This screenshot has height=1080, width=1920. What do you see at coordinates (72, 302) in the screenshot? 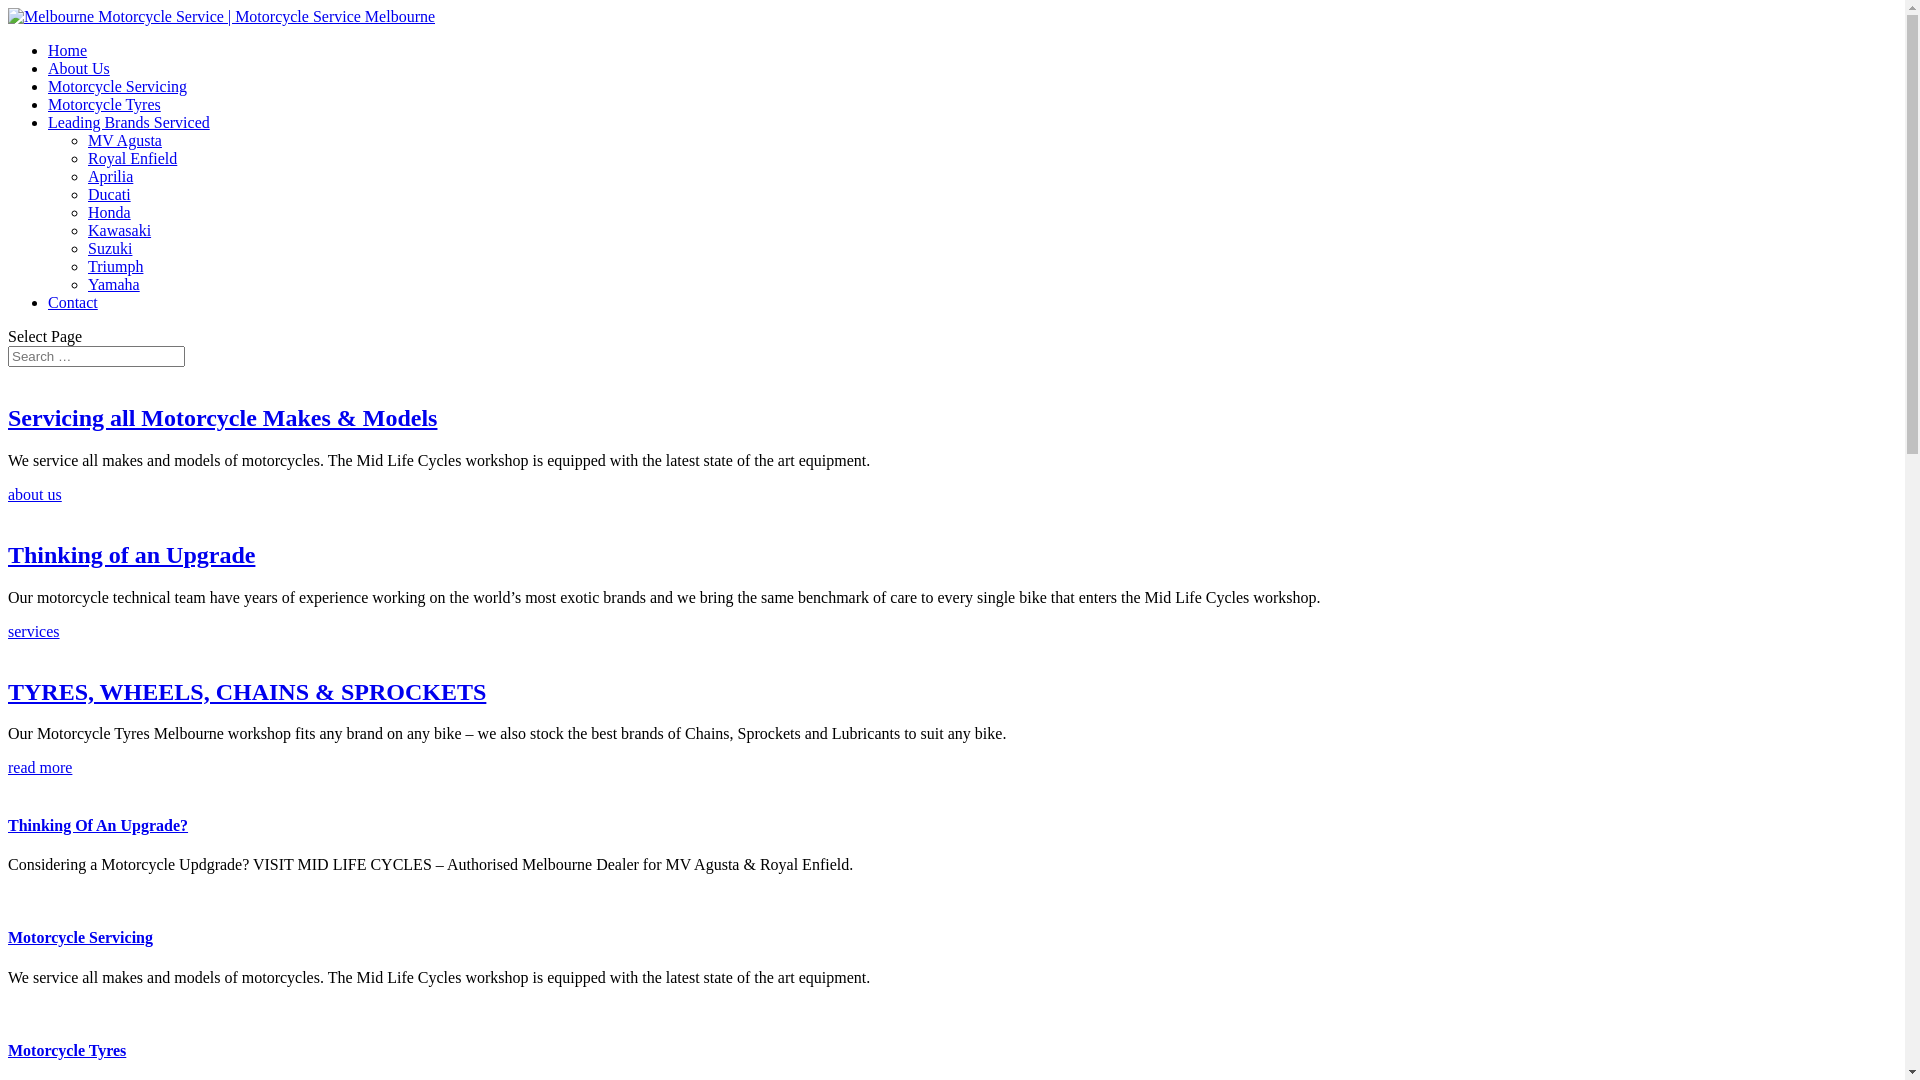
I see `'Contact'` at bounding box center [72, 302].